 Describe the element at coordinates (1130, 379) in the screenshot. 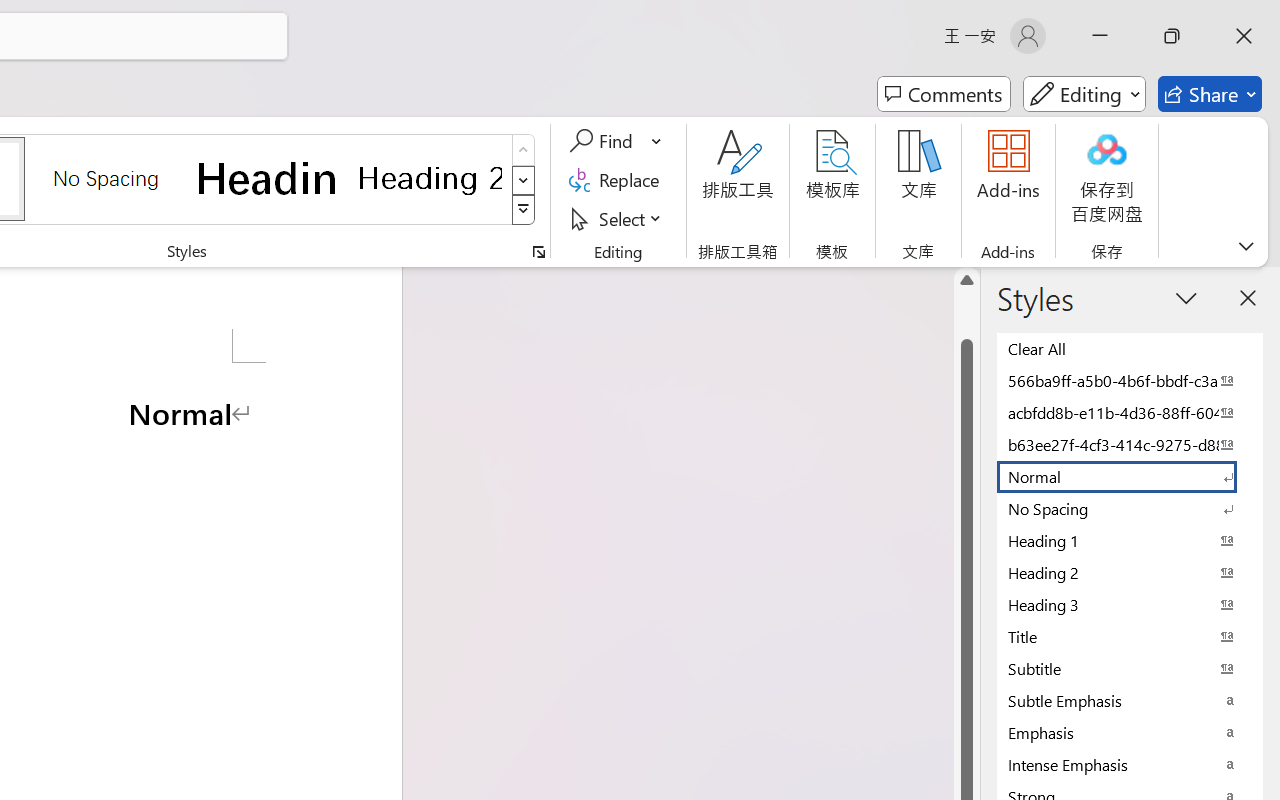

I see `'566ba9ff-a5b0-4b6f-bbdf-c3ab41993fc2'` at that location.